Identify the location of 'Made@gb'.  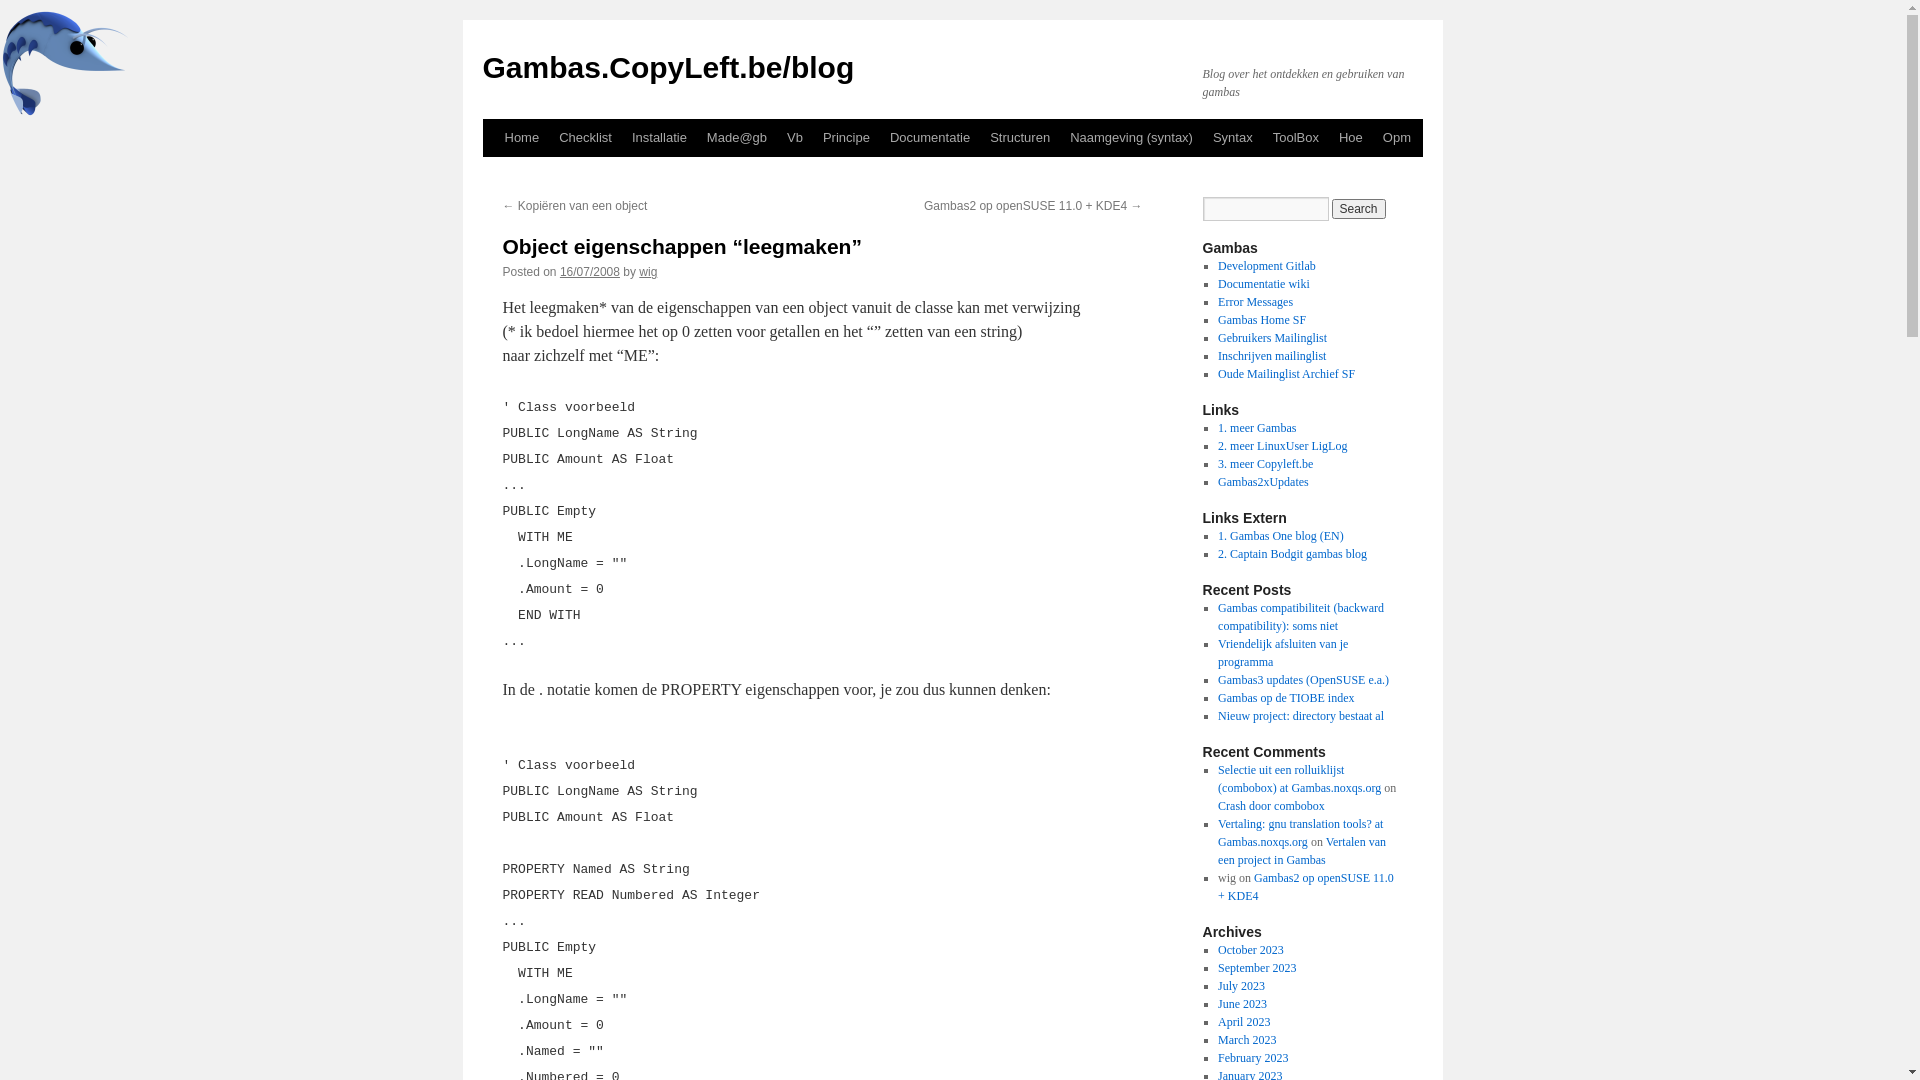
(736, 137).